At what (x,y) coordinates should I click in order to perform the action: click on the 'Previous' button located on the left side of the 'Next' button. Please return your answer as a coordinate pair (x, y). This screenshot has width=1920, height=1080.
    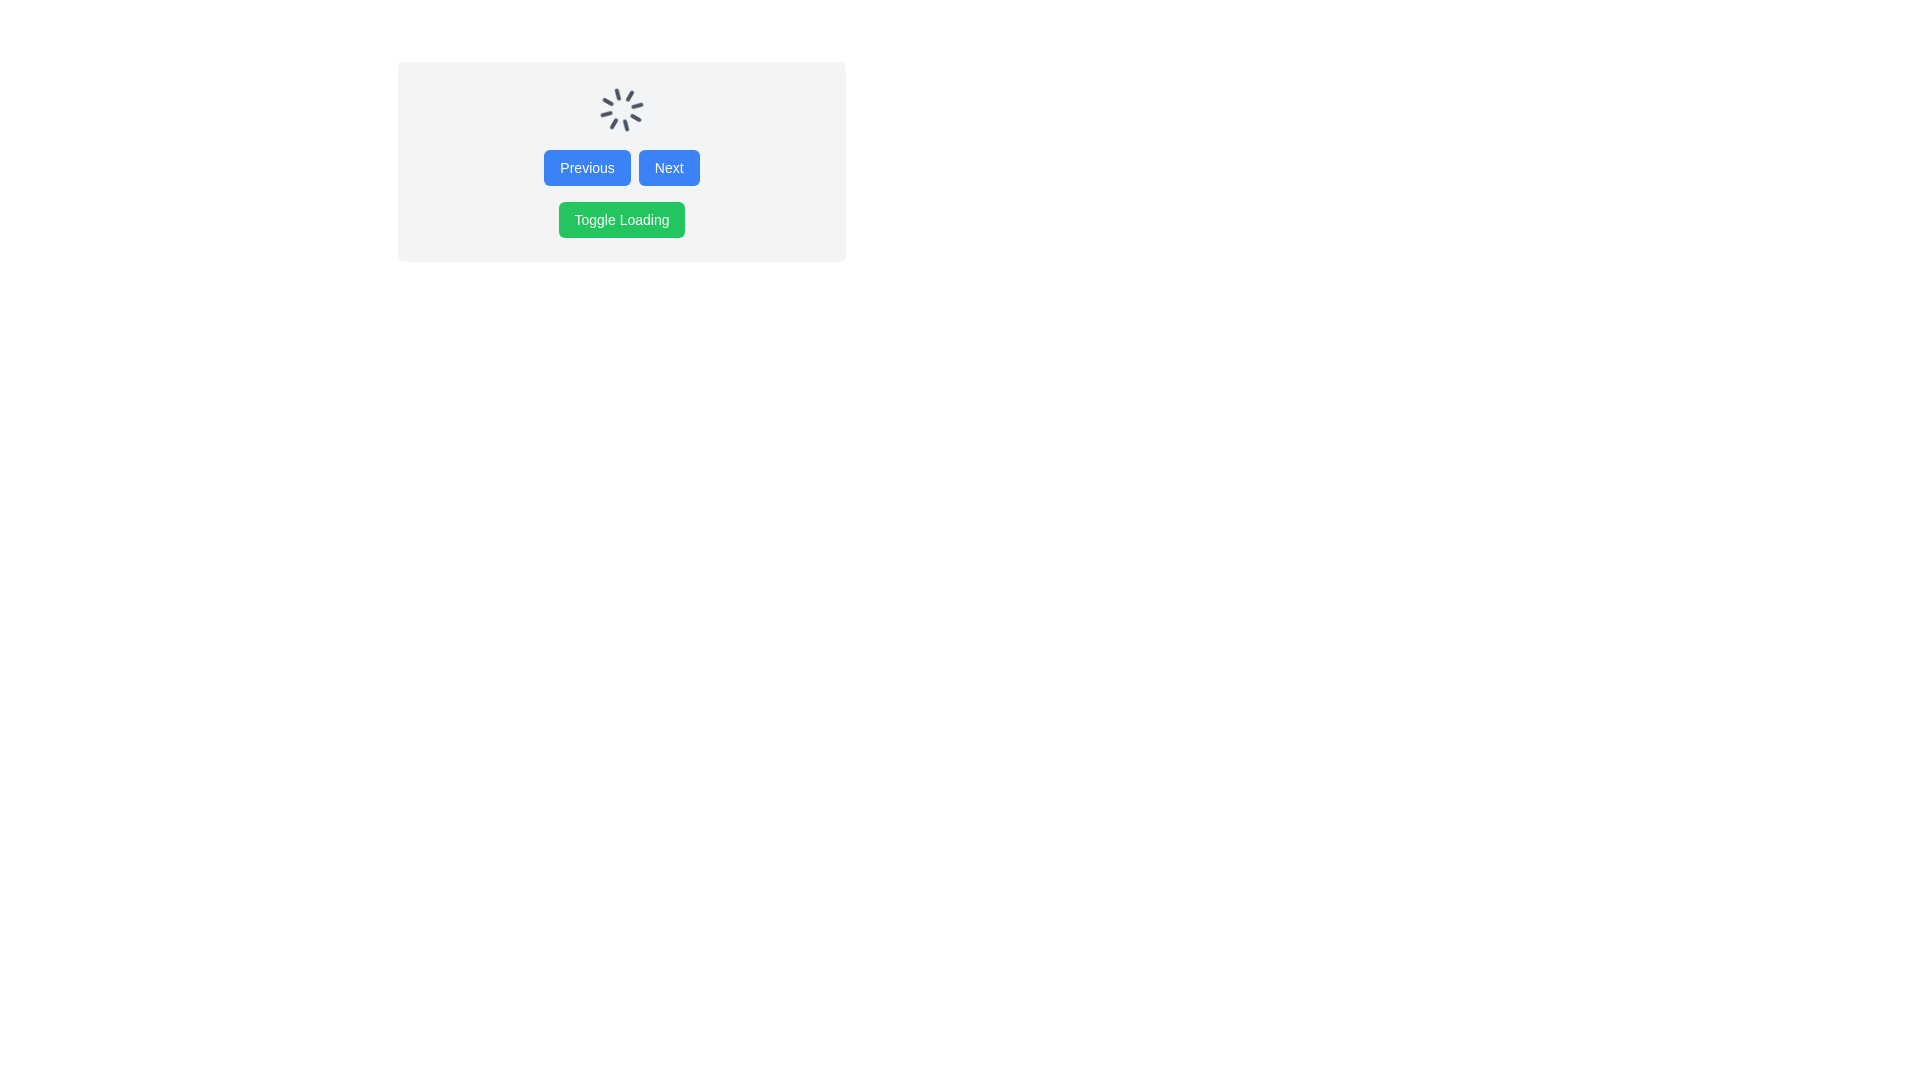
    Looking at the image, I should click on (586, 167).